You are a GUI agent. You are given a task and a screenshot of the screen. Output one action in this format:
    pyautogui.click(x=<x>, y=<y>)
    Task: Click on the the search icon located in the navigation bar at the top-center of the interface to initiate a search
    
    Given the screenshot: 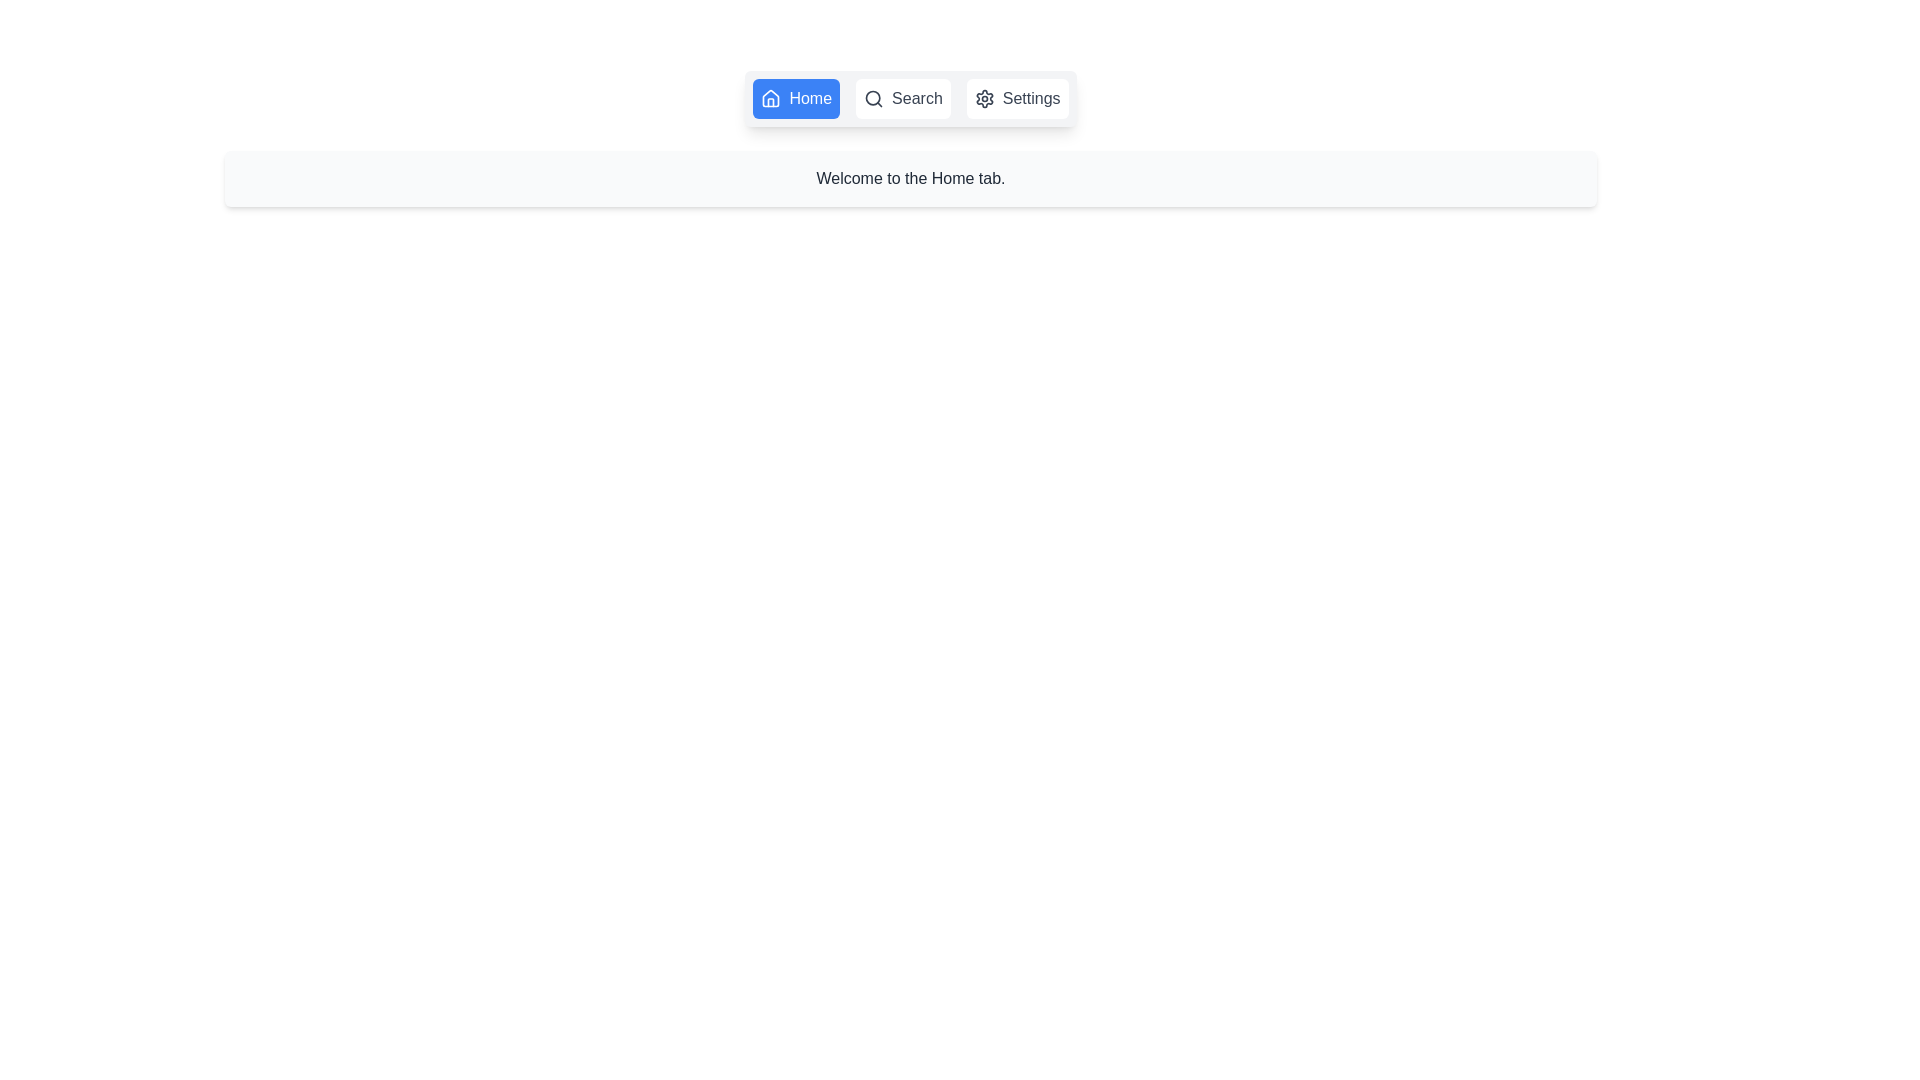 What is the action you would take?
    pyautogui.click(x=873, y=99)
    